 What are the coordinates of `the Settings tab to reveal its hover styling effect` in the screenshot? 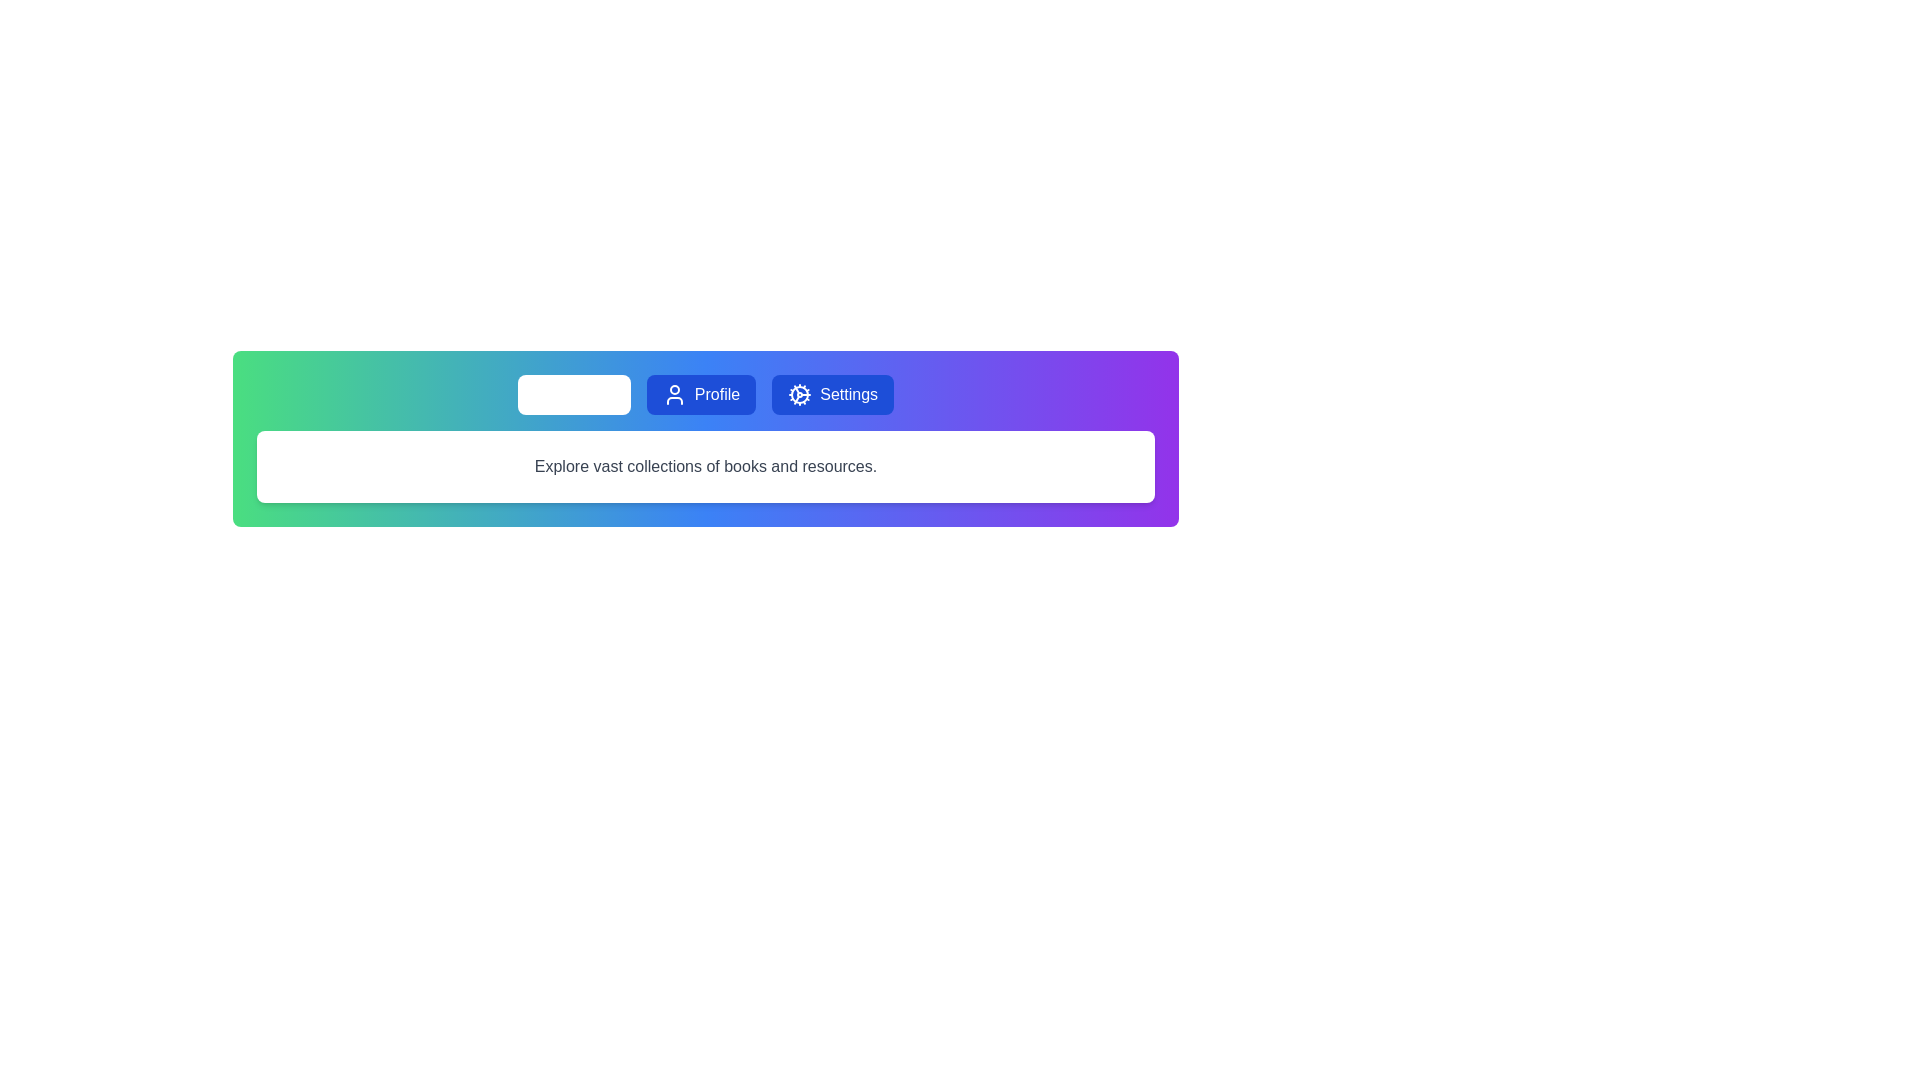 It's located at (833, 394).